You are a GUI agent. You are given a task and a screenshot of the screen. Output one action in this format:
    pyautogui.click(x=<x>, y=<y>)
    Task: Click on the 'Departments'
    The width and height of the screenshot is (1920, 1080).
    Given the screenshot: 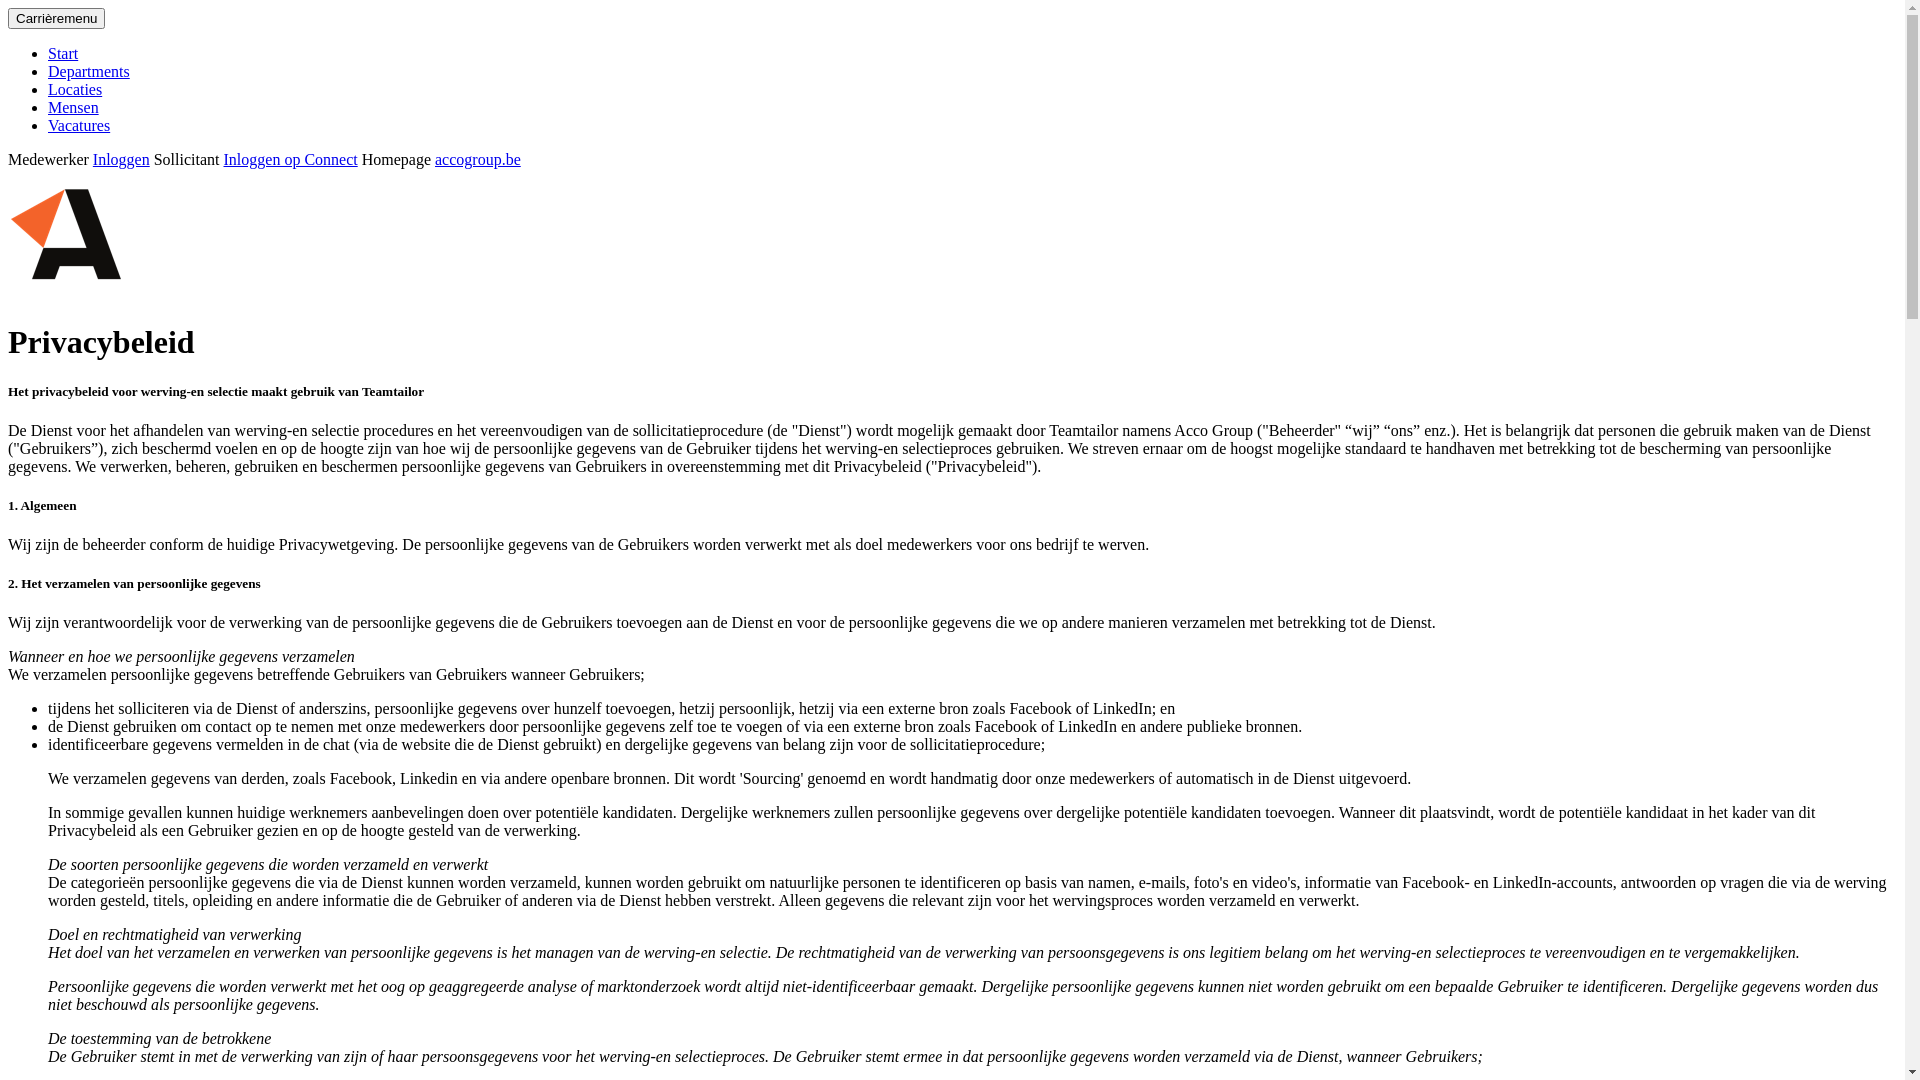 What is the action you would take?
    pyautogui.click(x=88, y=70)
    